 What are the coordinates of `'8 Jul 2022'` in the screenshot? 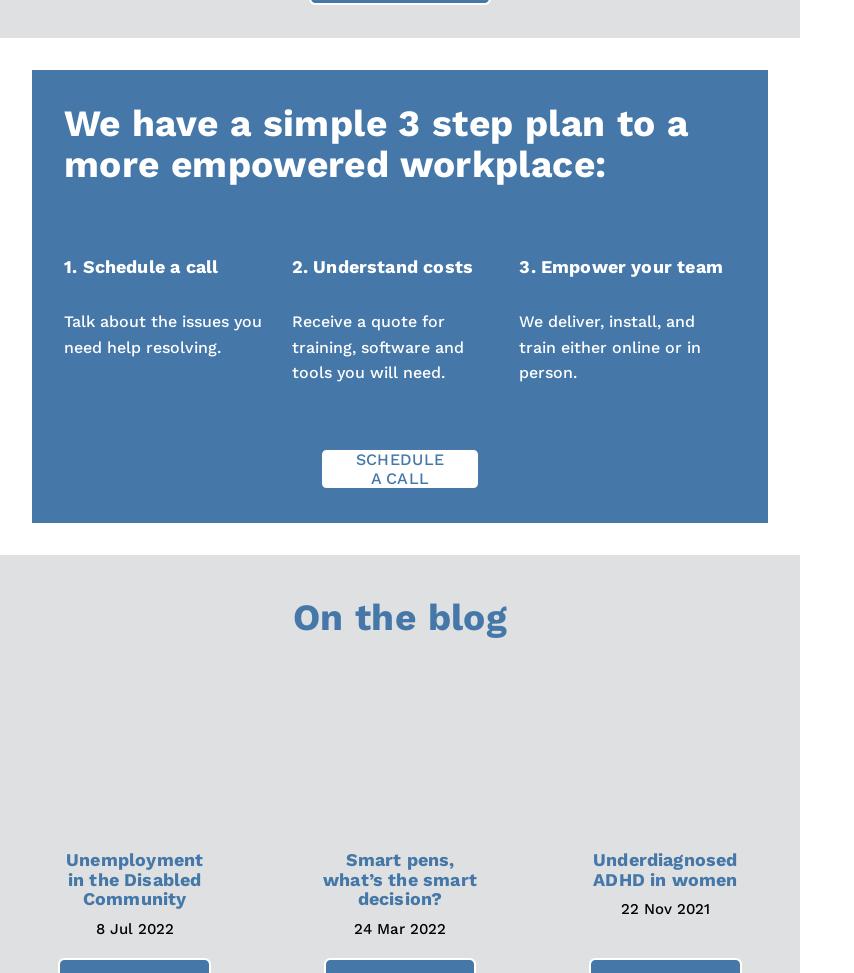 It's located at (94, 928).